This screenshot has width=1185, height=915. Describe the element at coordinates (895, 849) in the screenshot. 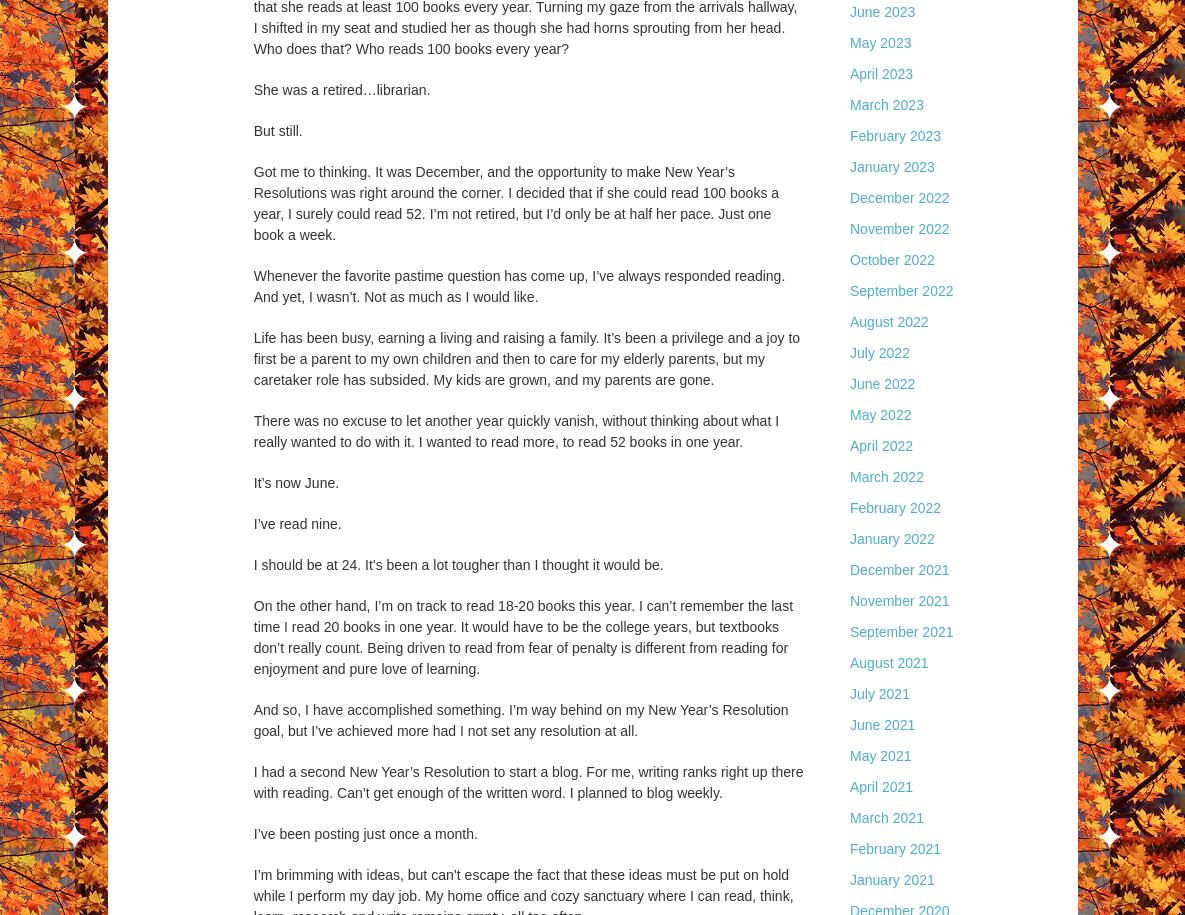

I see `'February 2021'` at that location.